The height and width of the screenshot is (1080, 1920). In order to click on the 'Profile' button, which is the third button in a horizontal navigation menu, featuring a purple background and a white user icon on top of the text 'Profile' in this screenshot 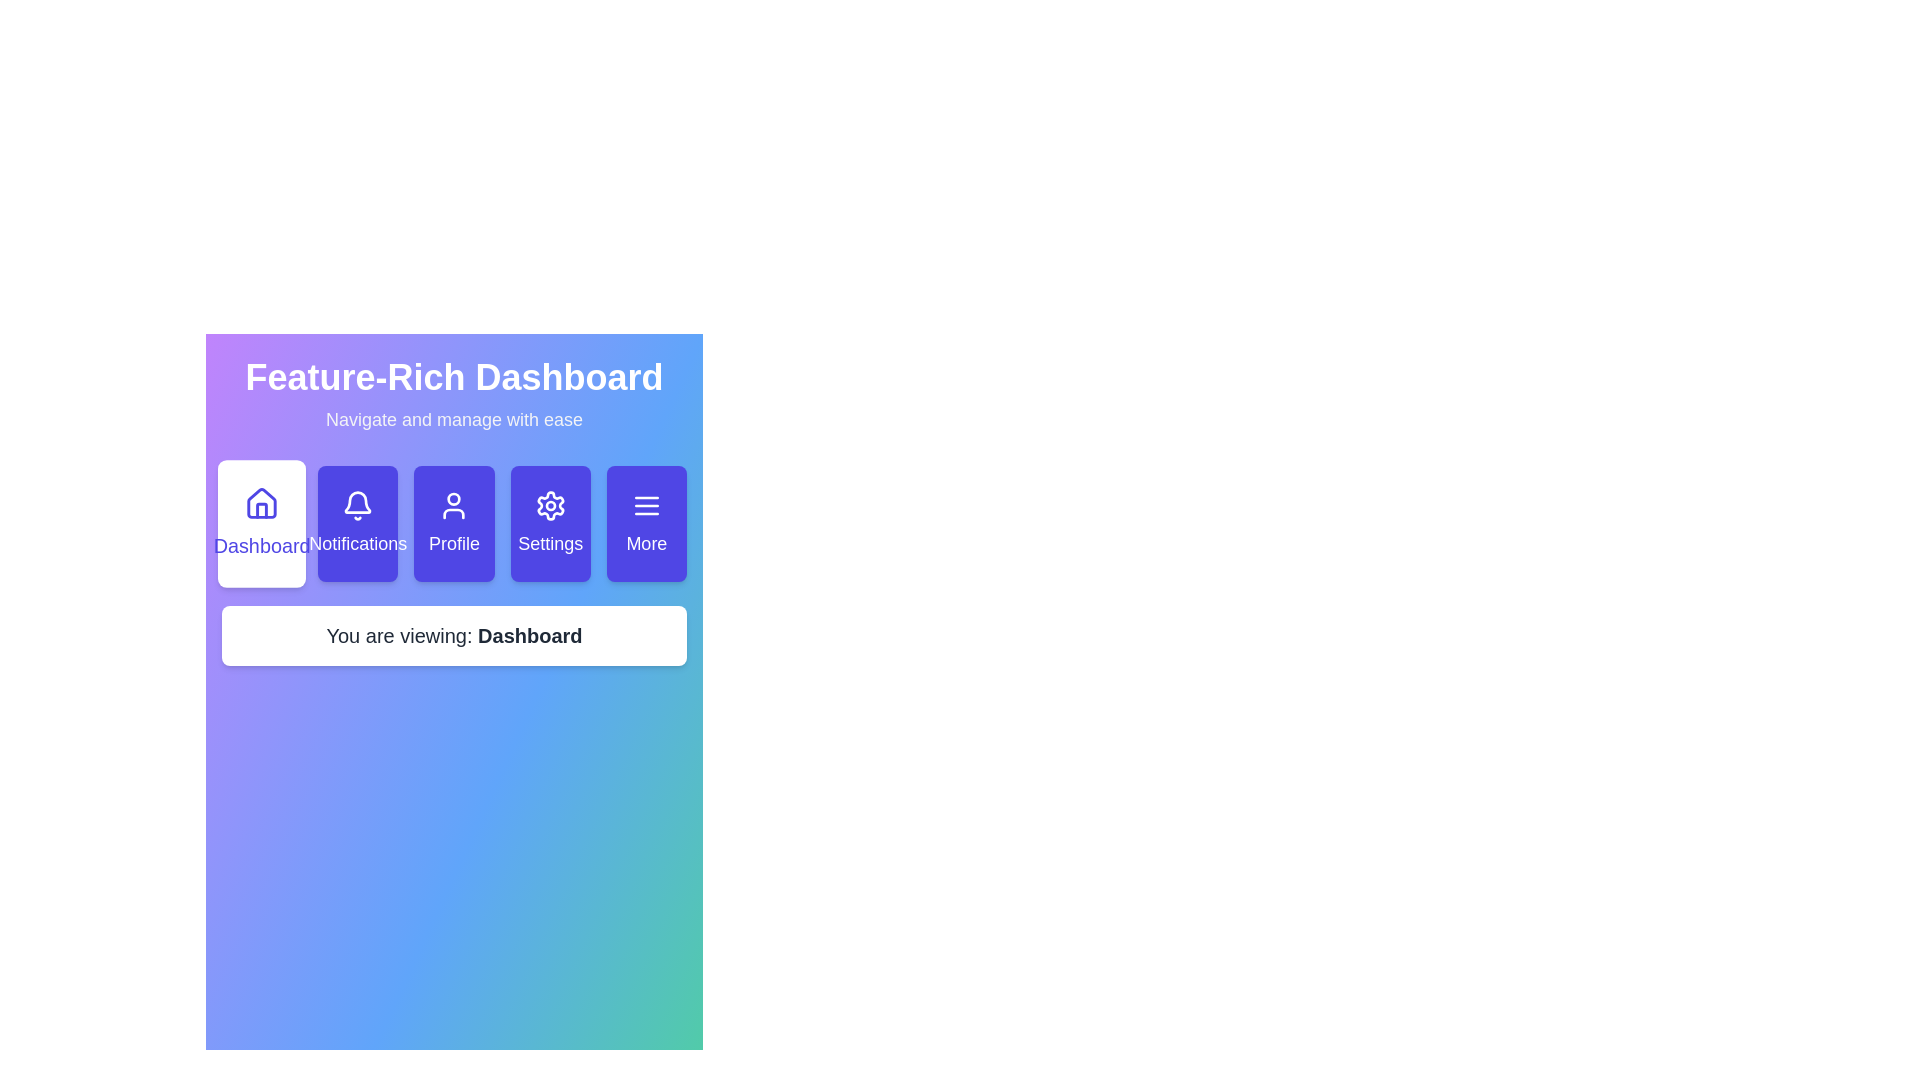, I will do `click(453, 523)`.